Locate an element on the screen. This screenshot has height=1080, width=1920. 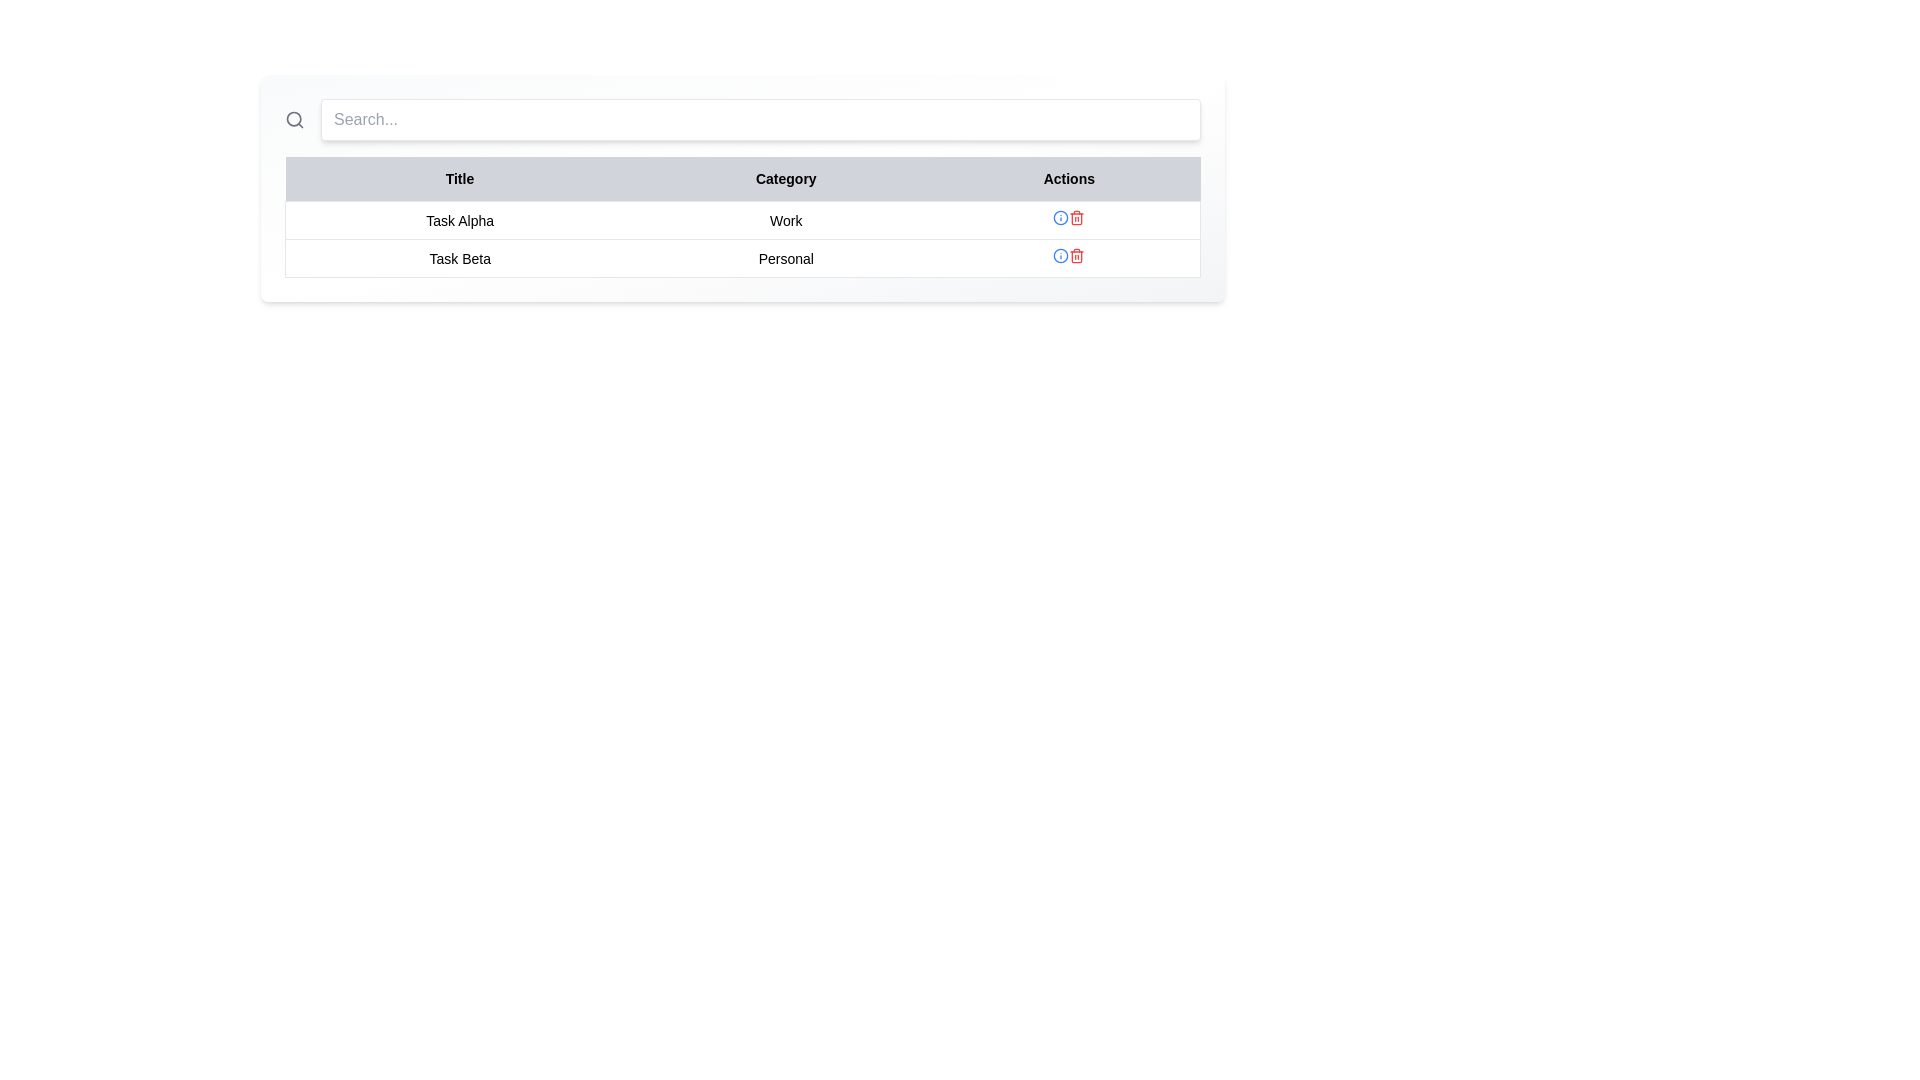
the text label 'Personal' in black font located in the second row of a table under the 'Category' column, positioned to the right of 'Task Beta' is located at coordinates (785, 257).